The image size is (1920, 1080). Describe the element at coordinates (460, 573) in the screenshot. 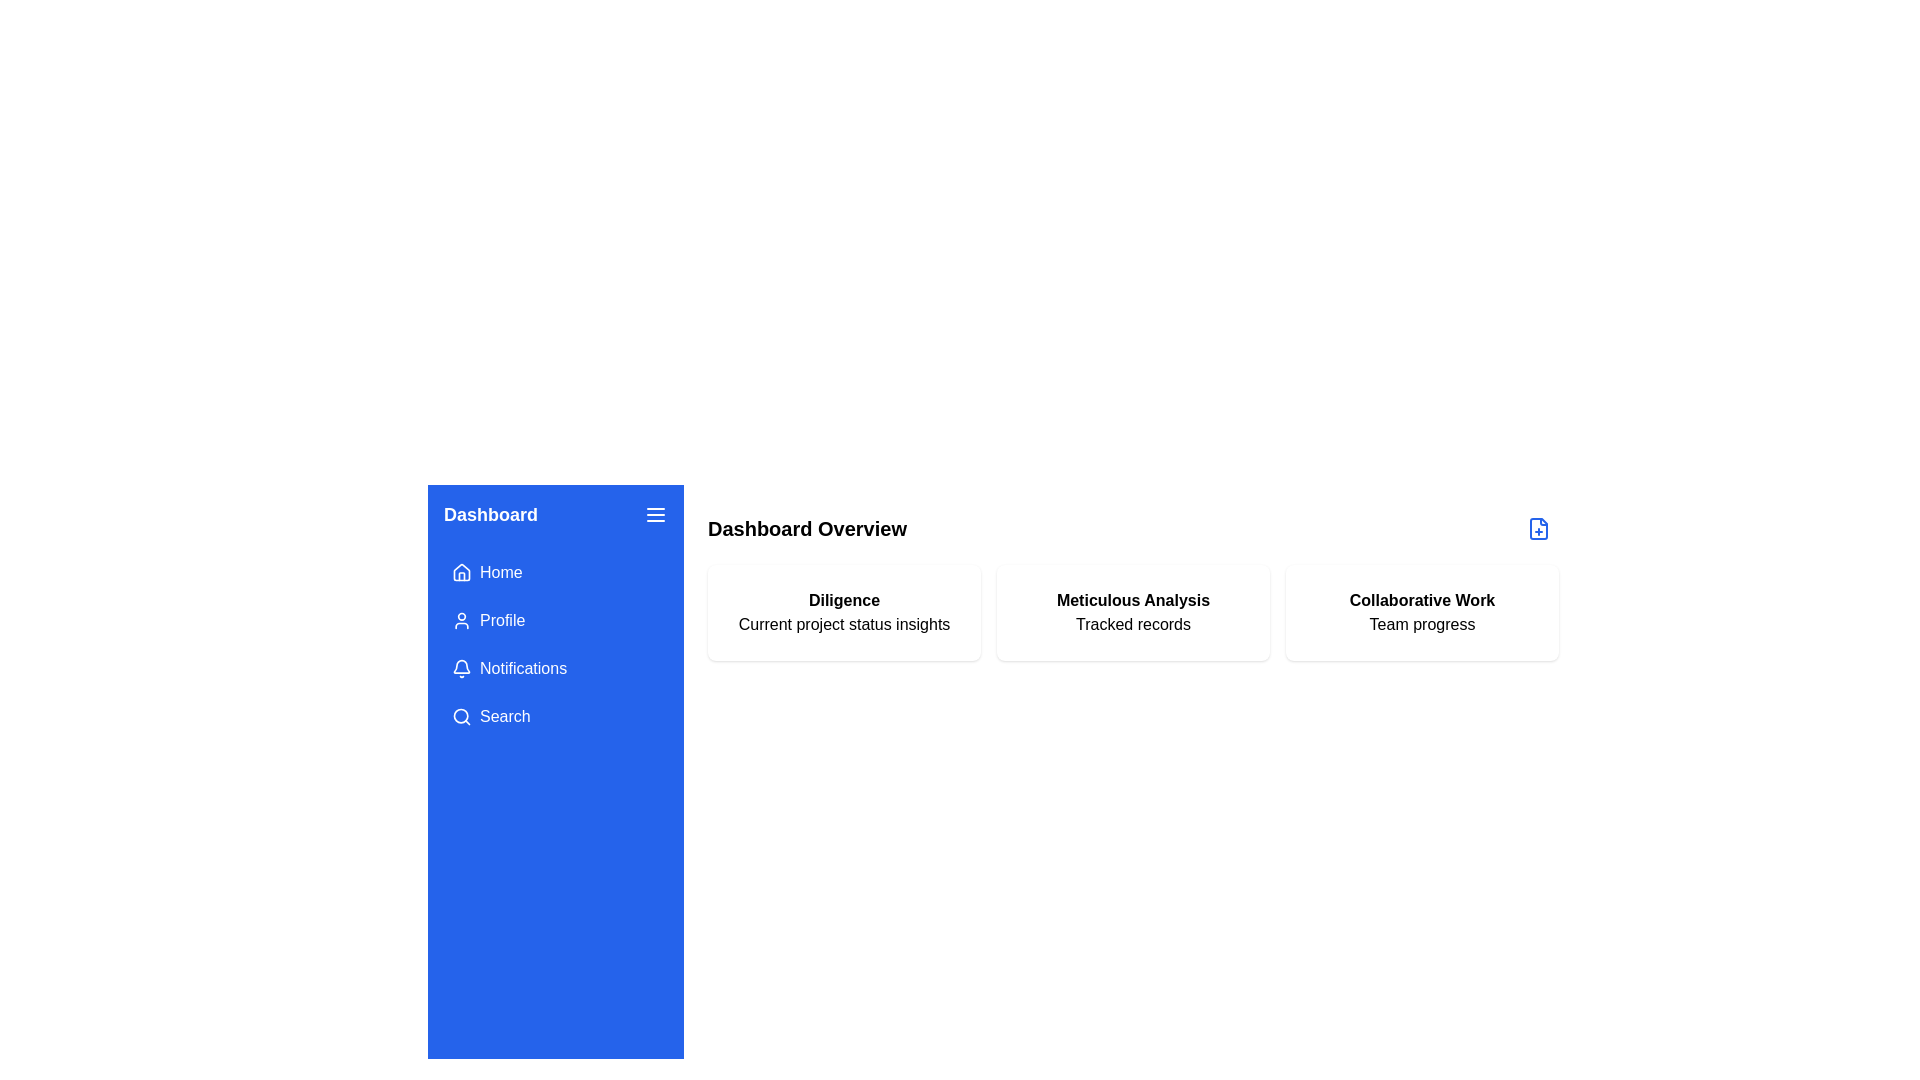

I see `the 'Home' icon in the left-hand navigation menu, which is the first icon adjacent to the text labeled 'Home'` at that location.